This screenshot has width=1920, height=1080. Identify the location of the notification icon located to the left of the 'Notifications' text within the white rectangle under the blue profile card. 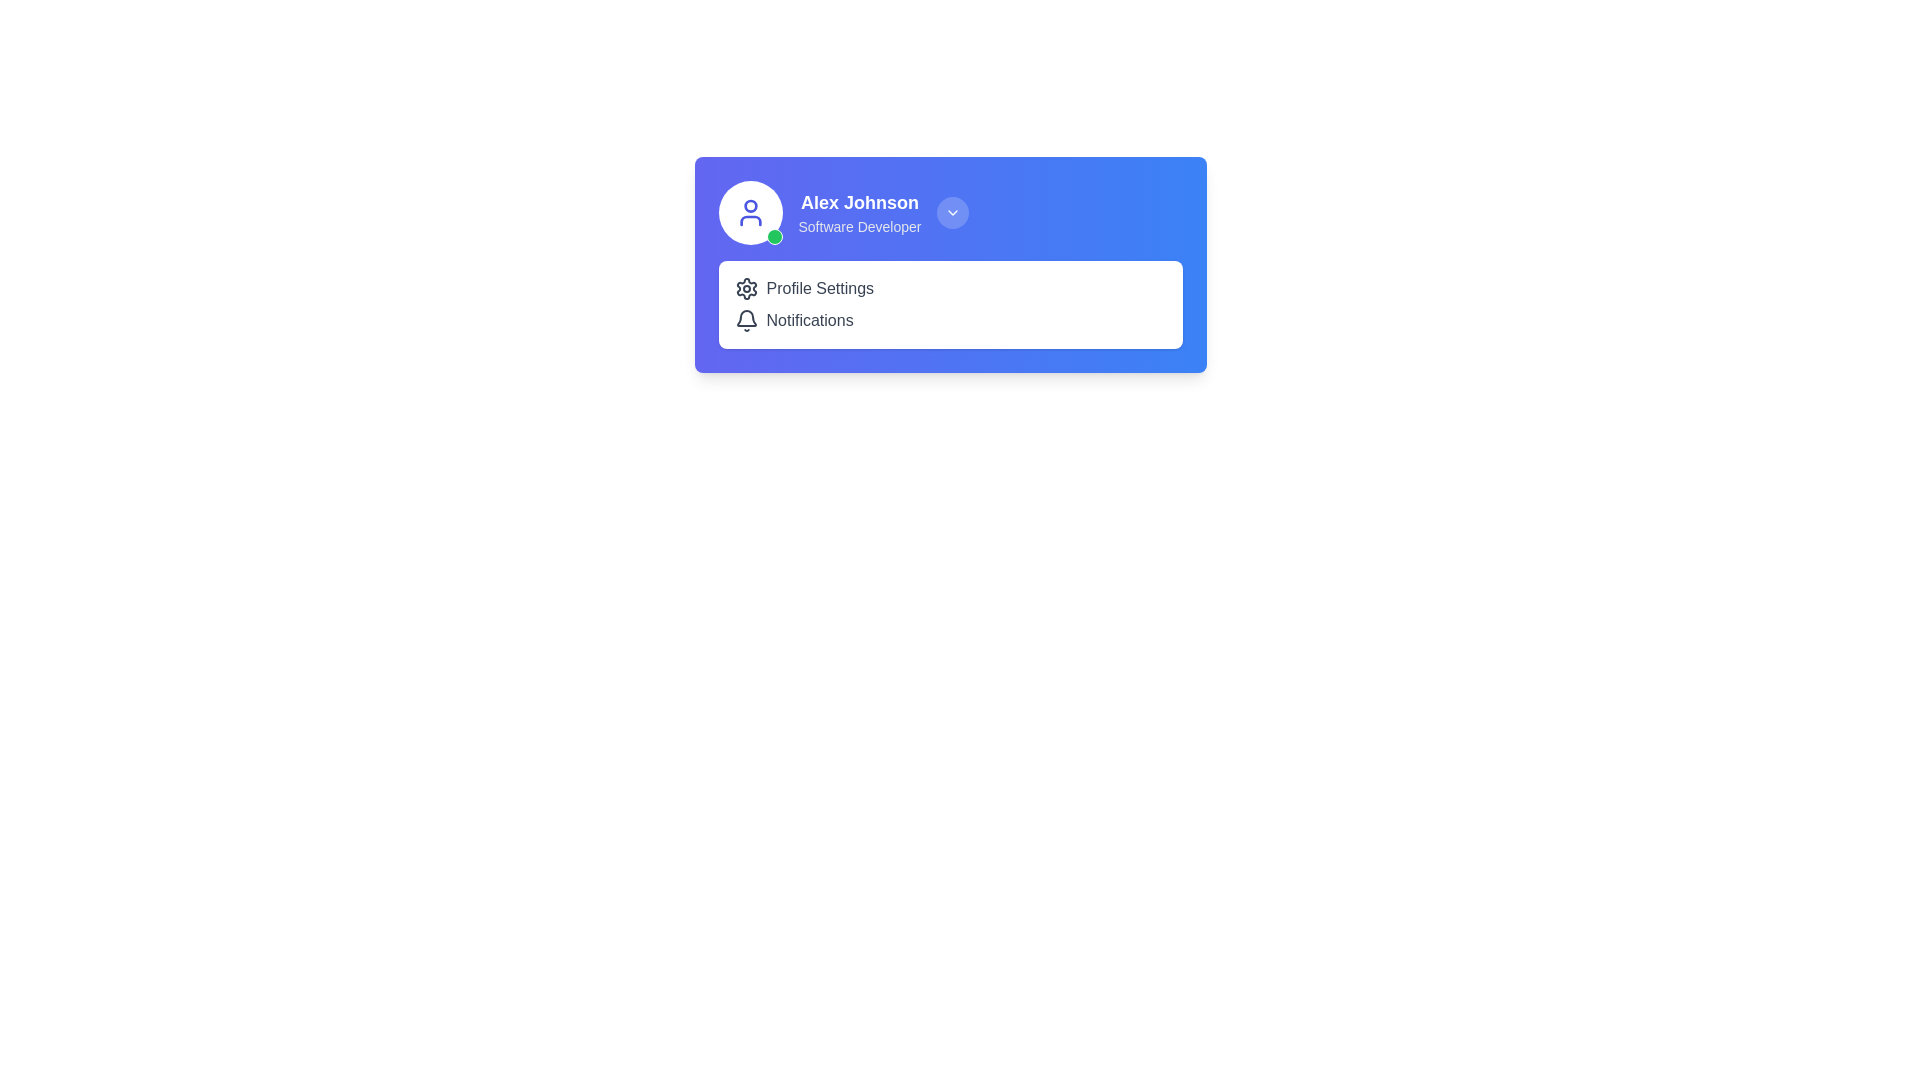
(745, 319).